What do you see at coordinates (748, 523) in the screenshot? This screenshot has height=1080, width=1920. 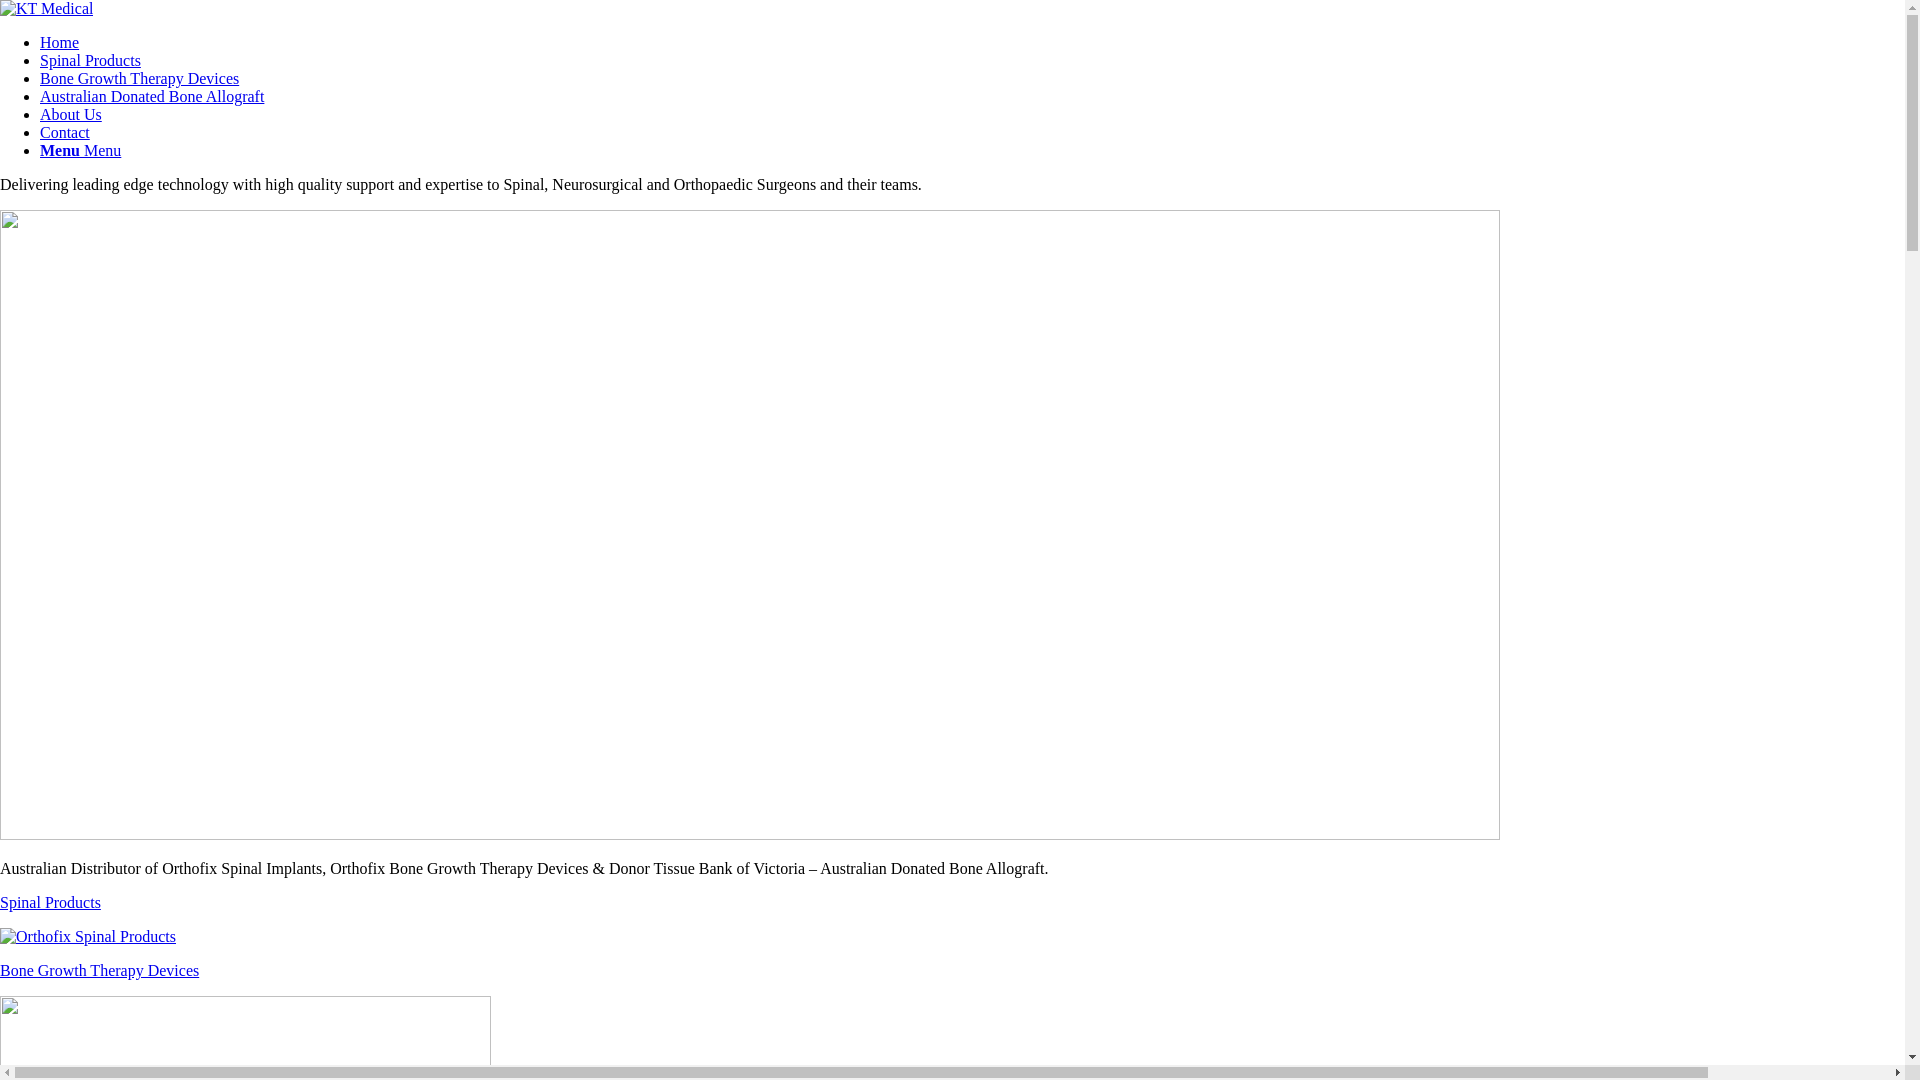 I see `'Header'` at bounding box center [748, 523].